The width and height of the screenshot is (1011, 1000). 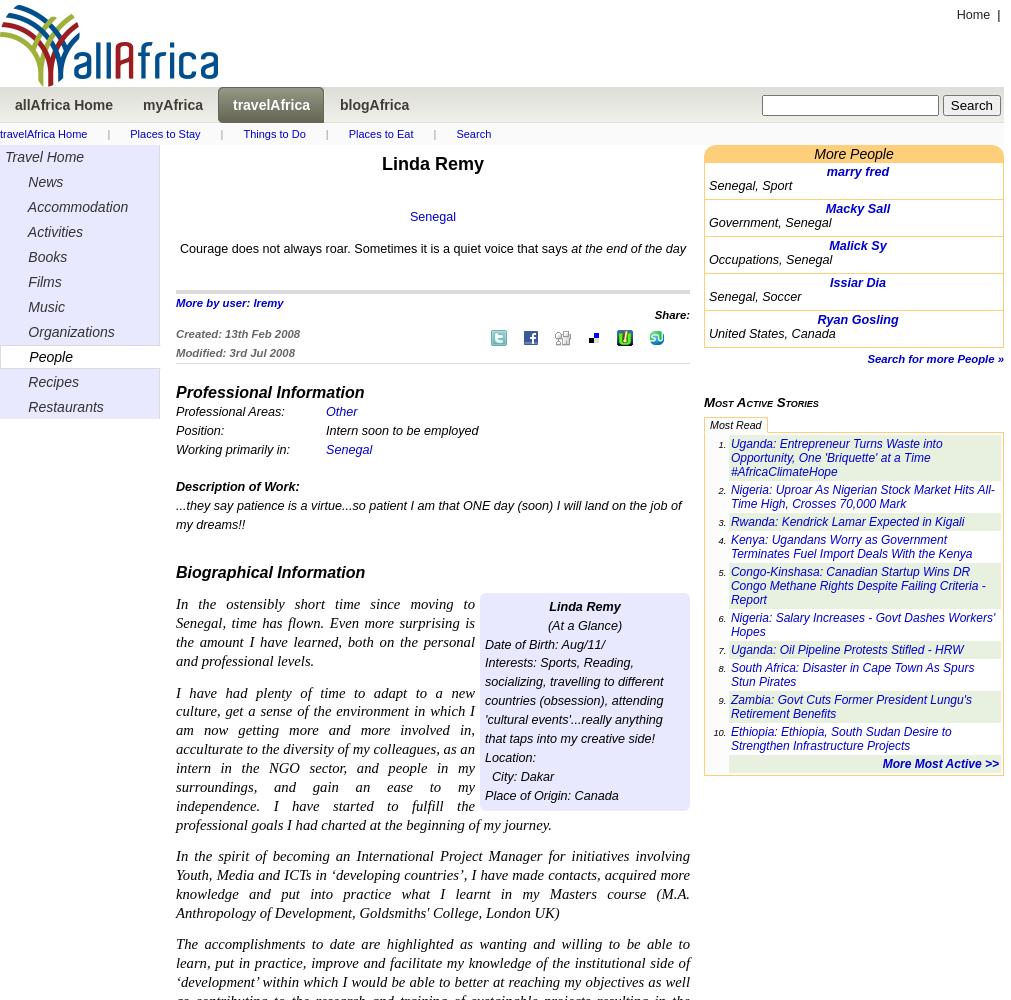 I want to click on '(At a Glance)', so click(x=584, y=625).